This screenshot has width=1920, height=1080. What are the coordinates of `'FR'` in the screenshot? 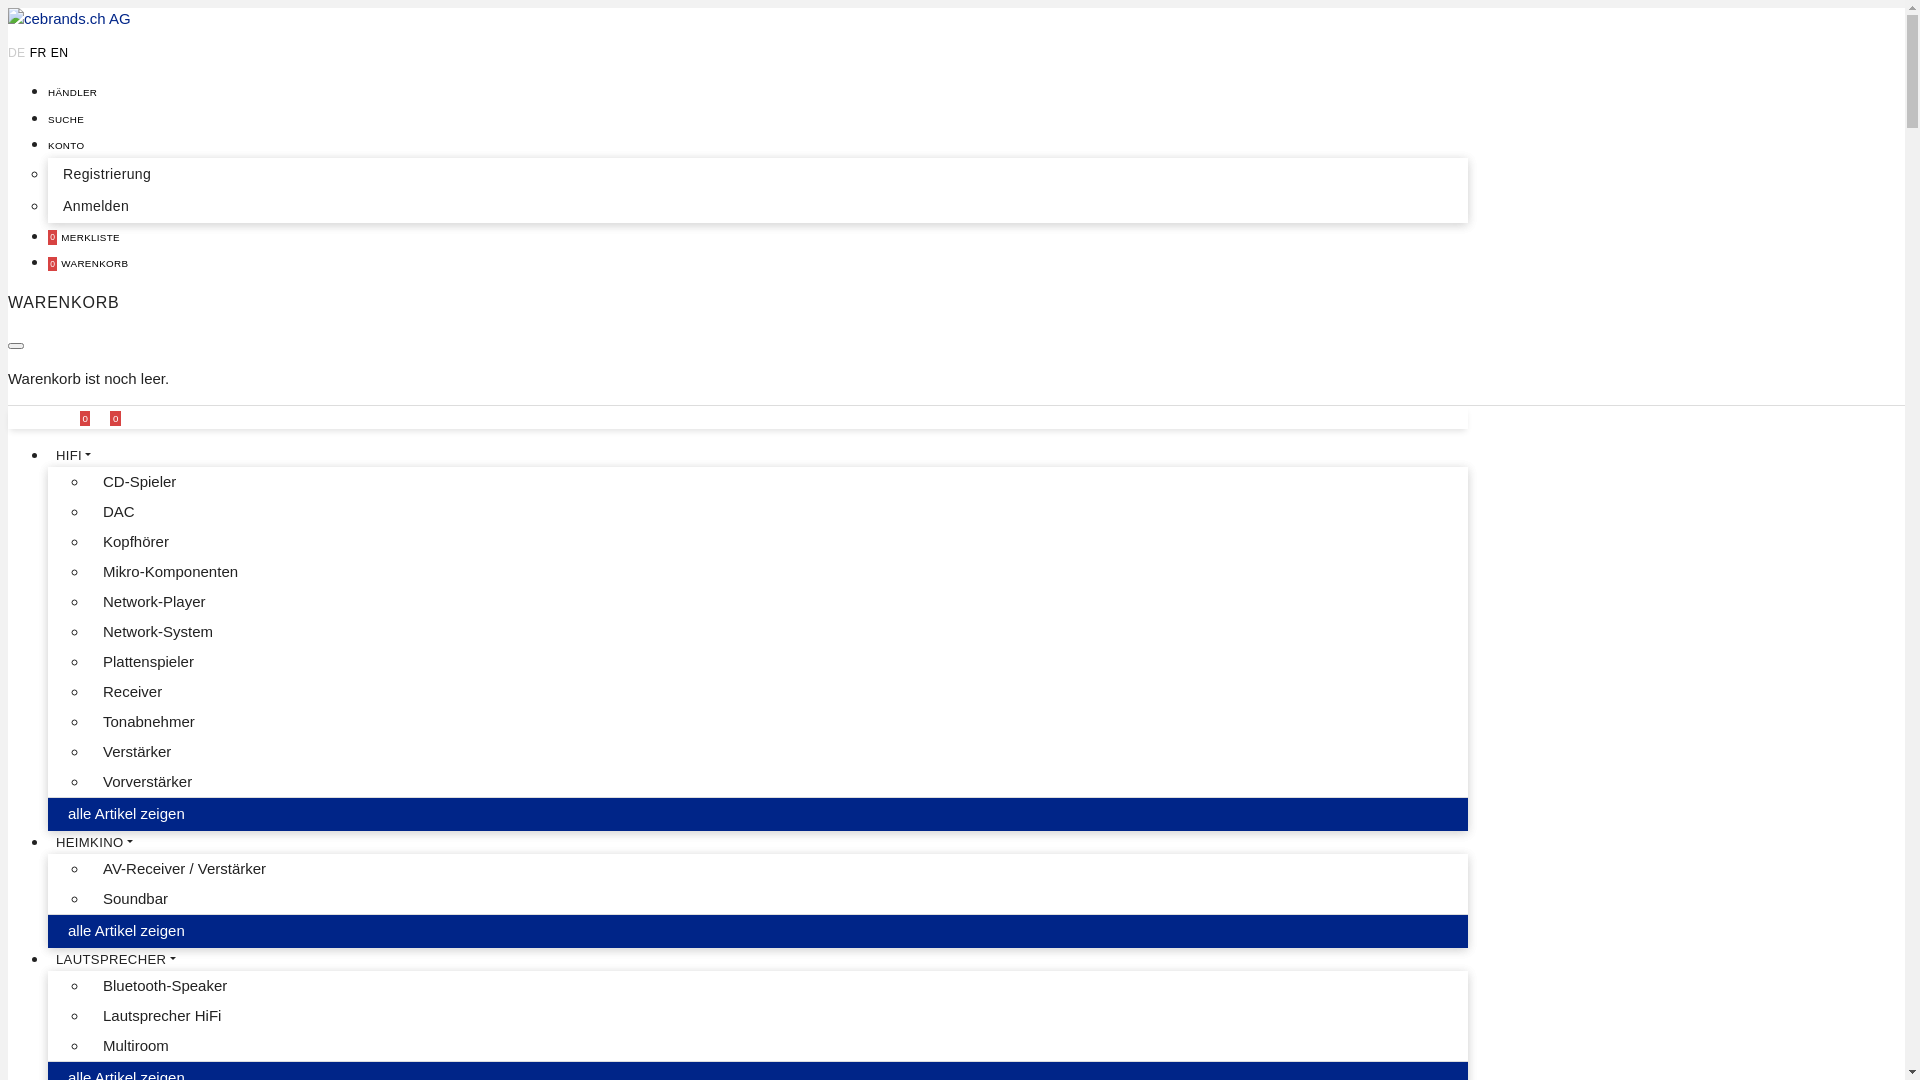 It's located at (38, 52).